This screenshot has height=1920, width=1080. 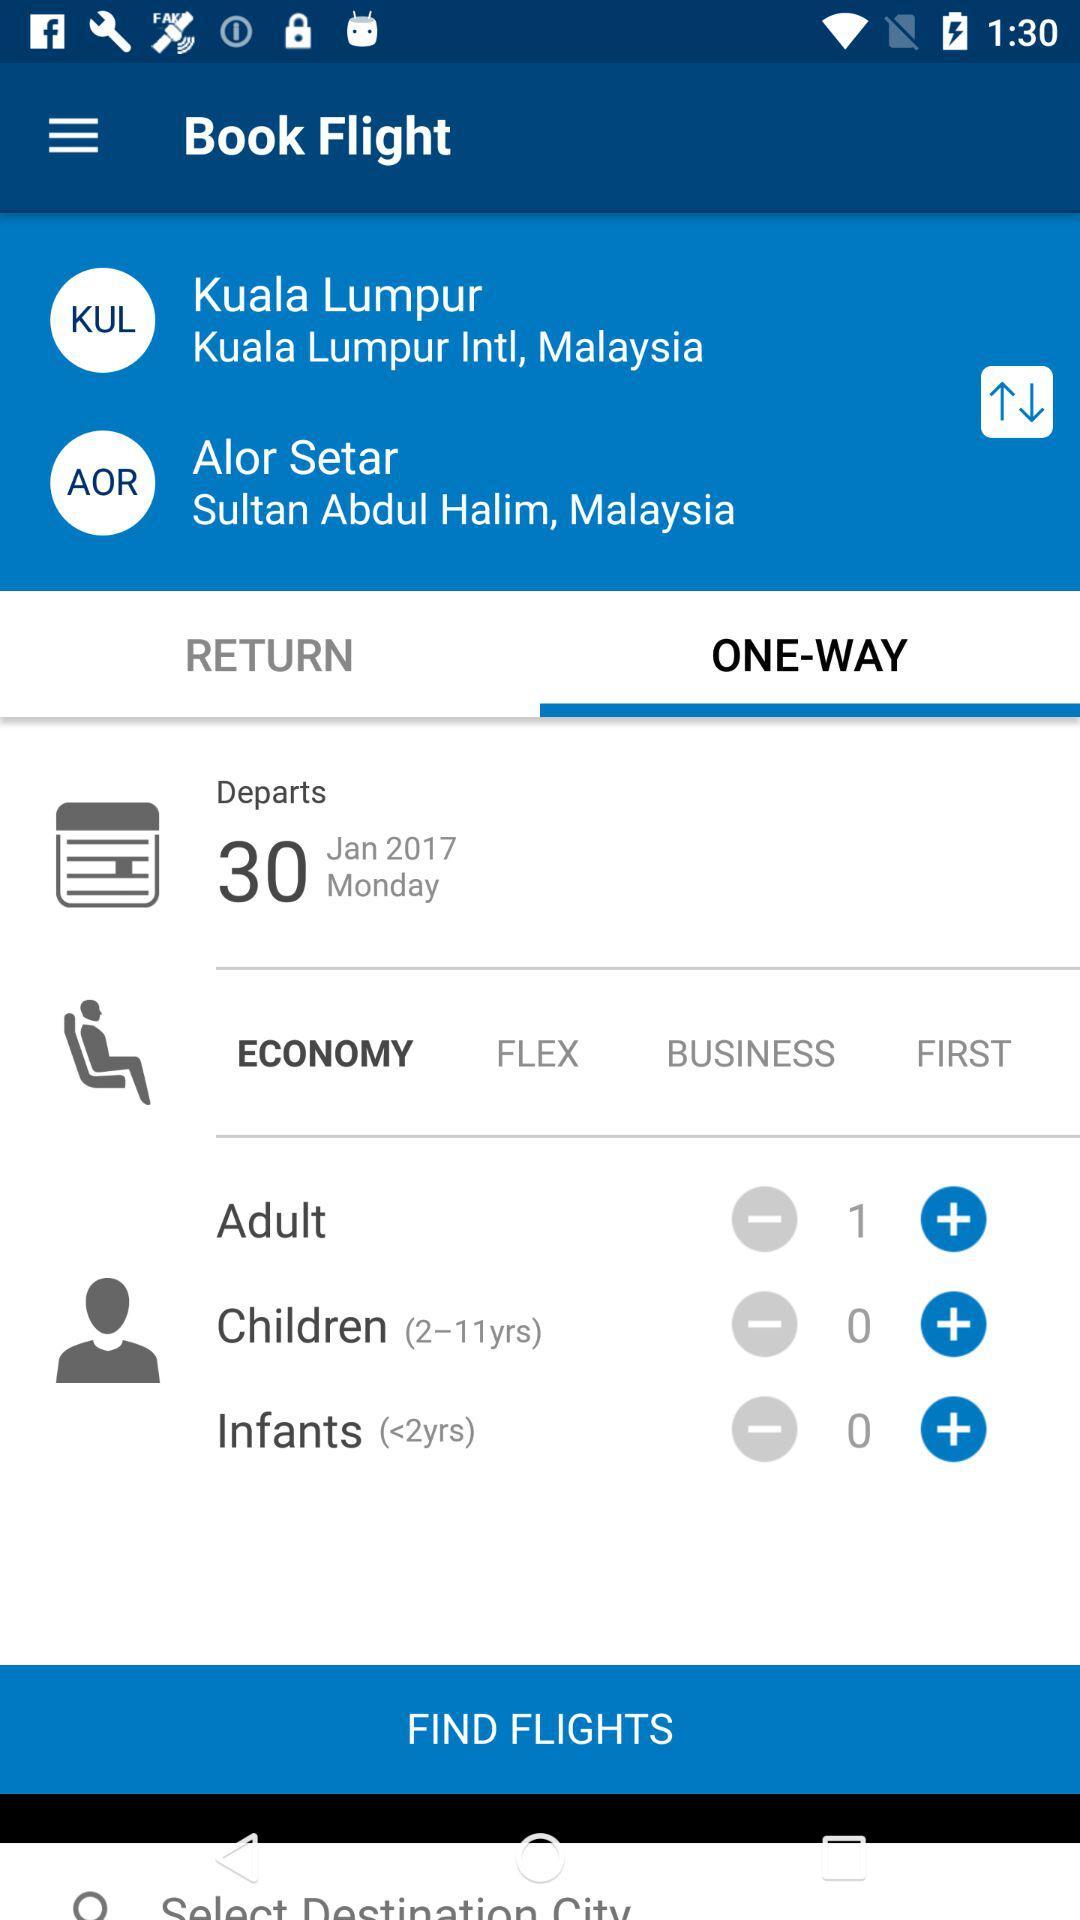 What do you see at coordinates (764, 1428) in the screenshot?
I see `the icon which is beside the infants` at bounding box center [764, 1428].